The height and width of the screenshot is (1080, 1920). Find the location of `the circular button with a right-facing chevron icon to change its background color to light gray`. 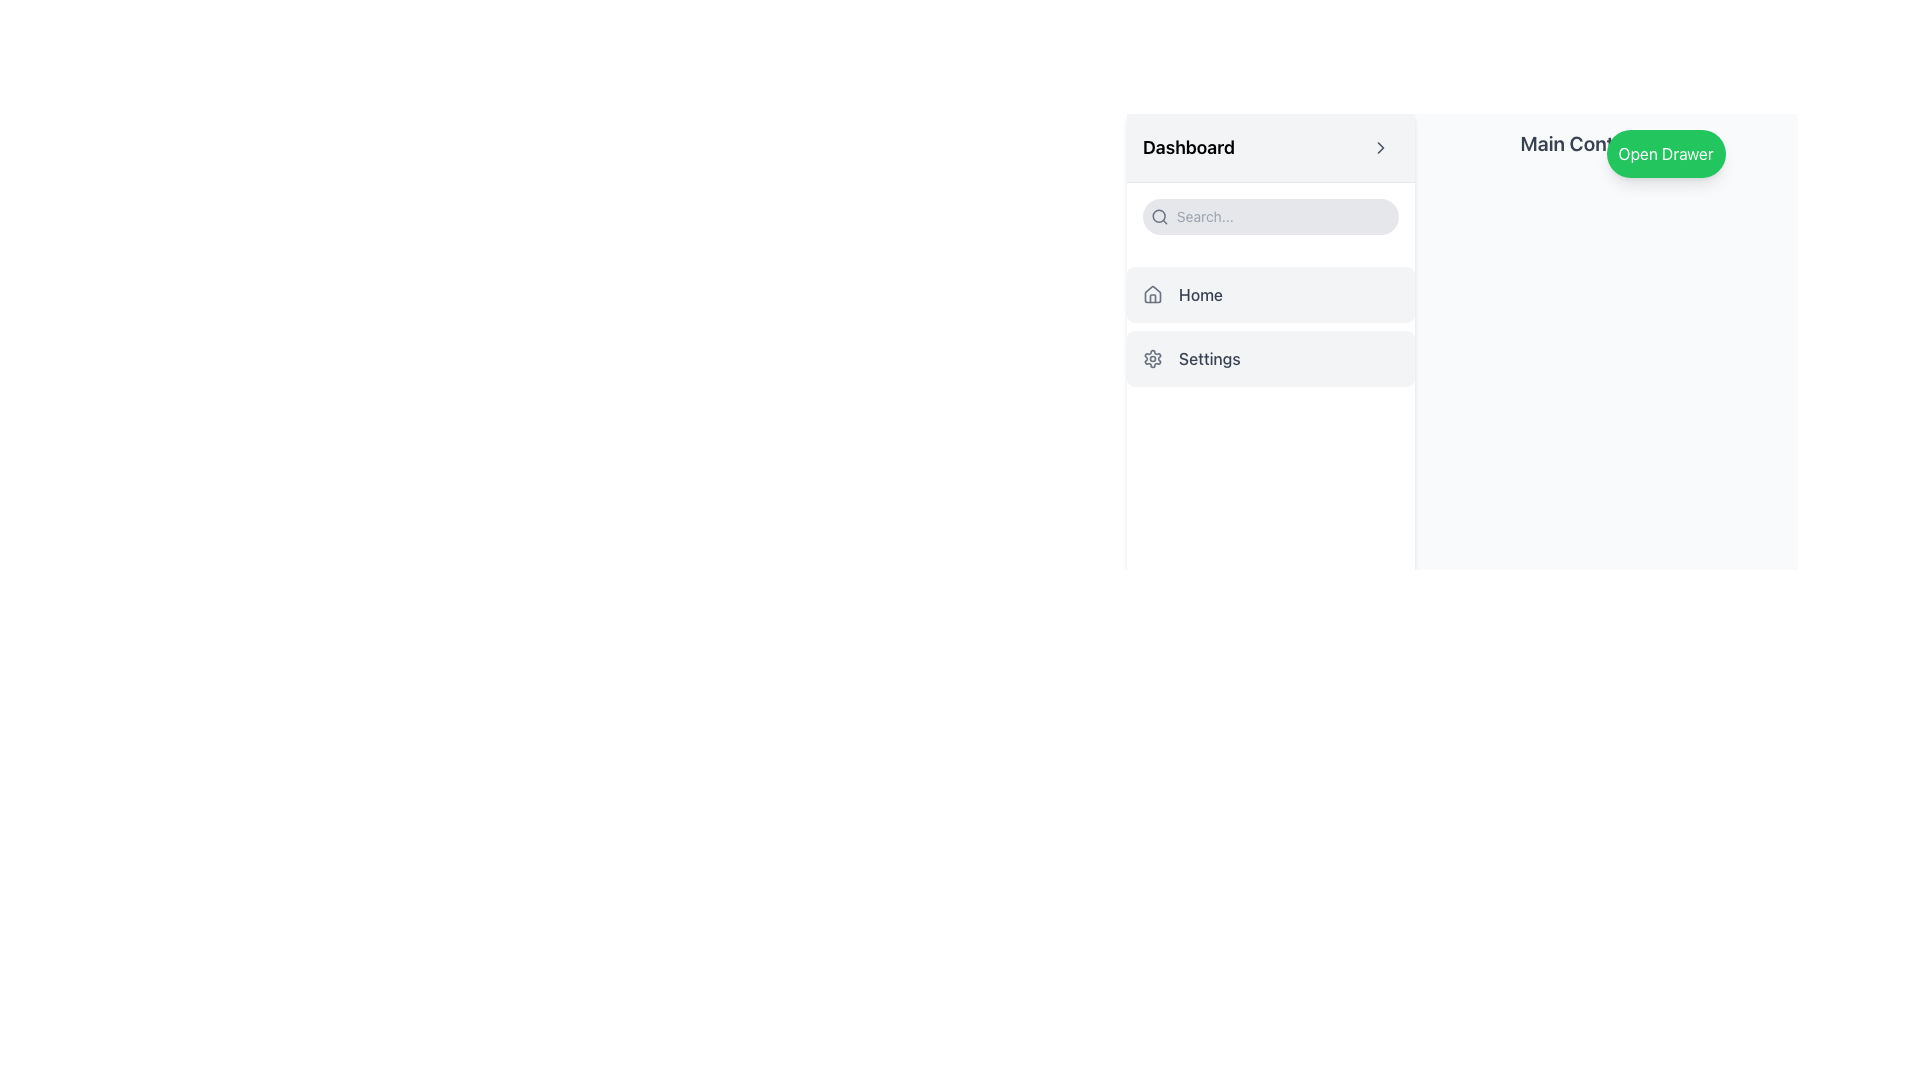

the circular button with a right-facing chevron icon to change its background color to light gray is located at coordinates (1380, 146).